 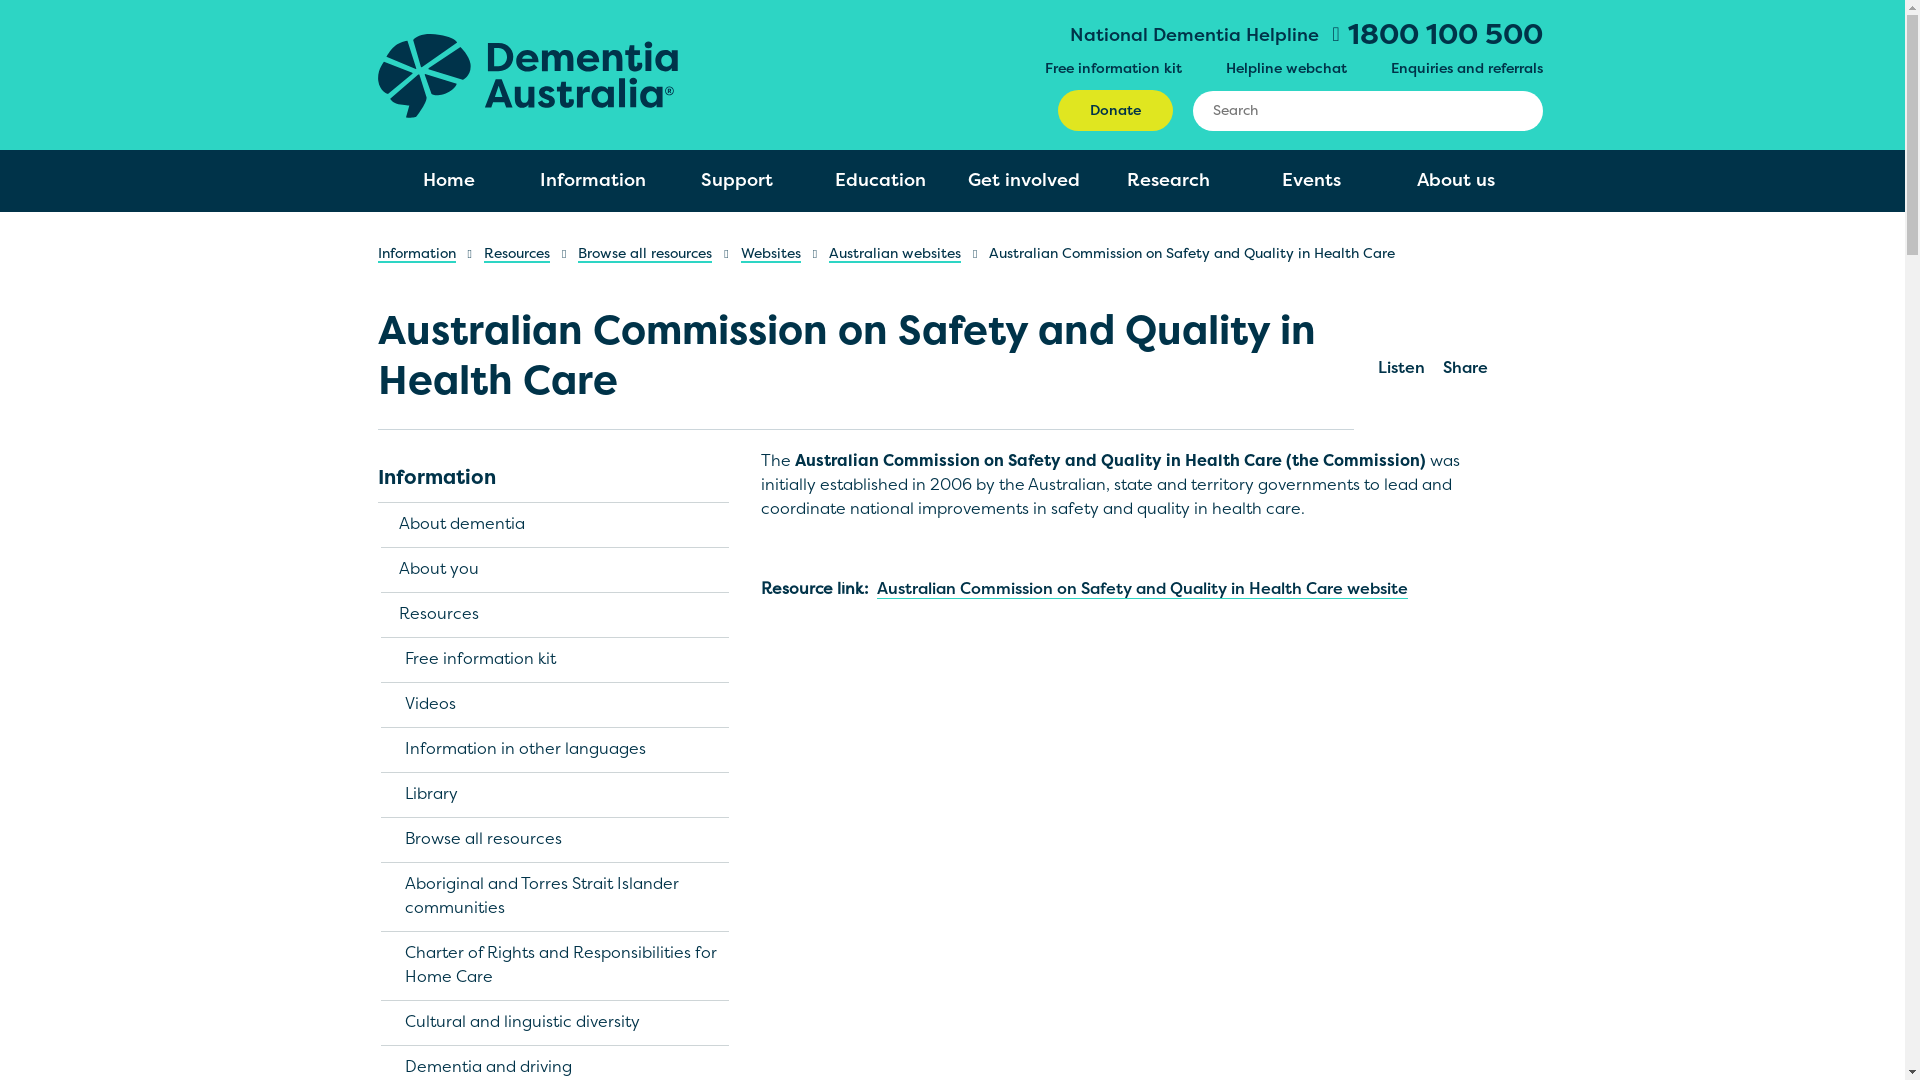 What do you see at coordinates (449, 181) in the screenshot?
I see `'Home'` at bounding box center [449, 181].